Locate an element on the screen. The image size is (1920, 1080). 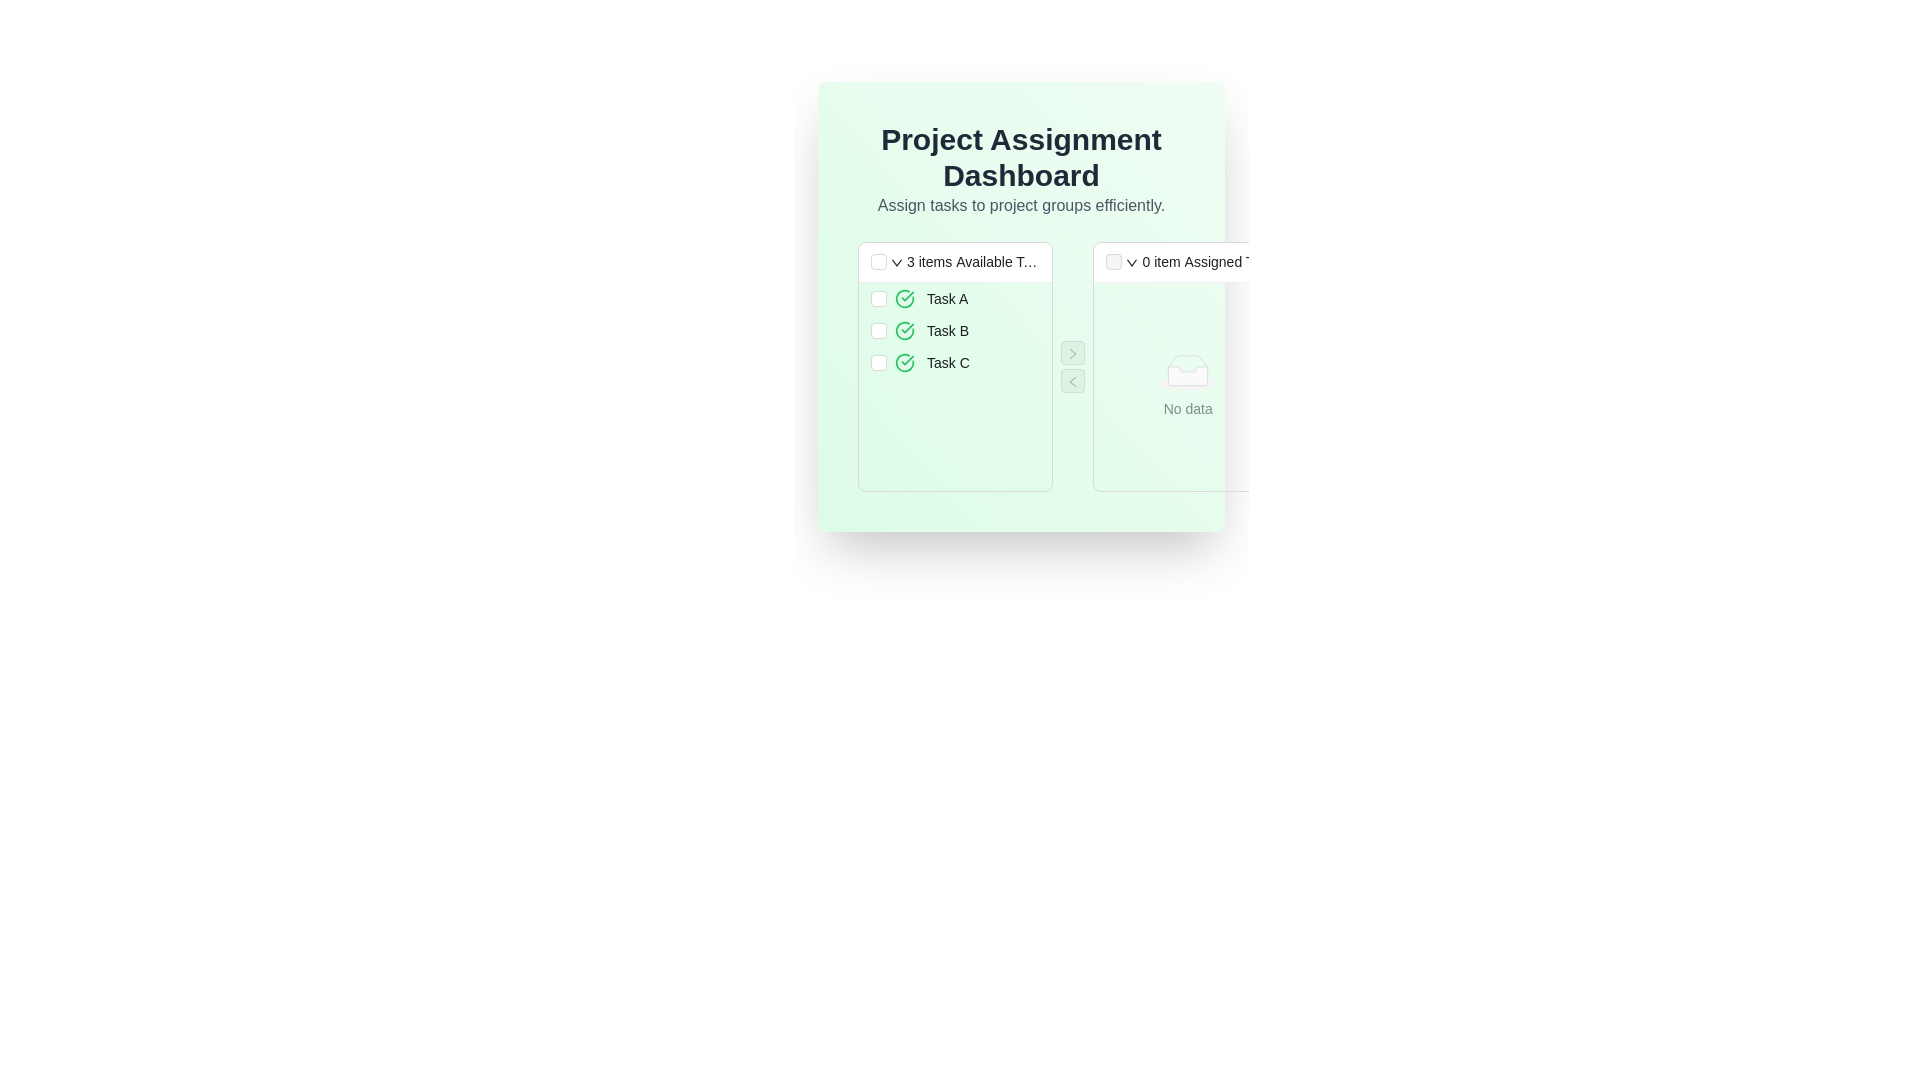
the circular green icon with a checkmark inside it, located to the left of the text 'Task C' is located at coordinates (904, 362).